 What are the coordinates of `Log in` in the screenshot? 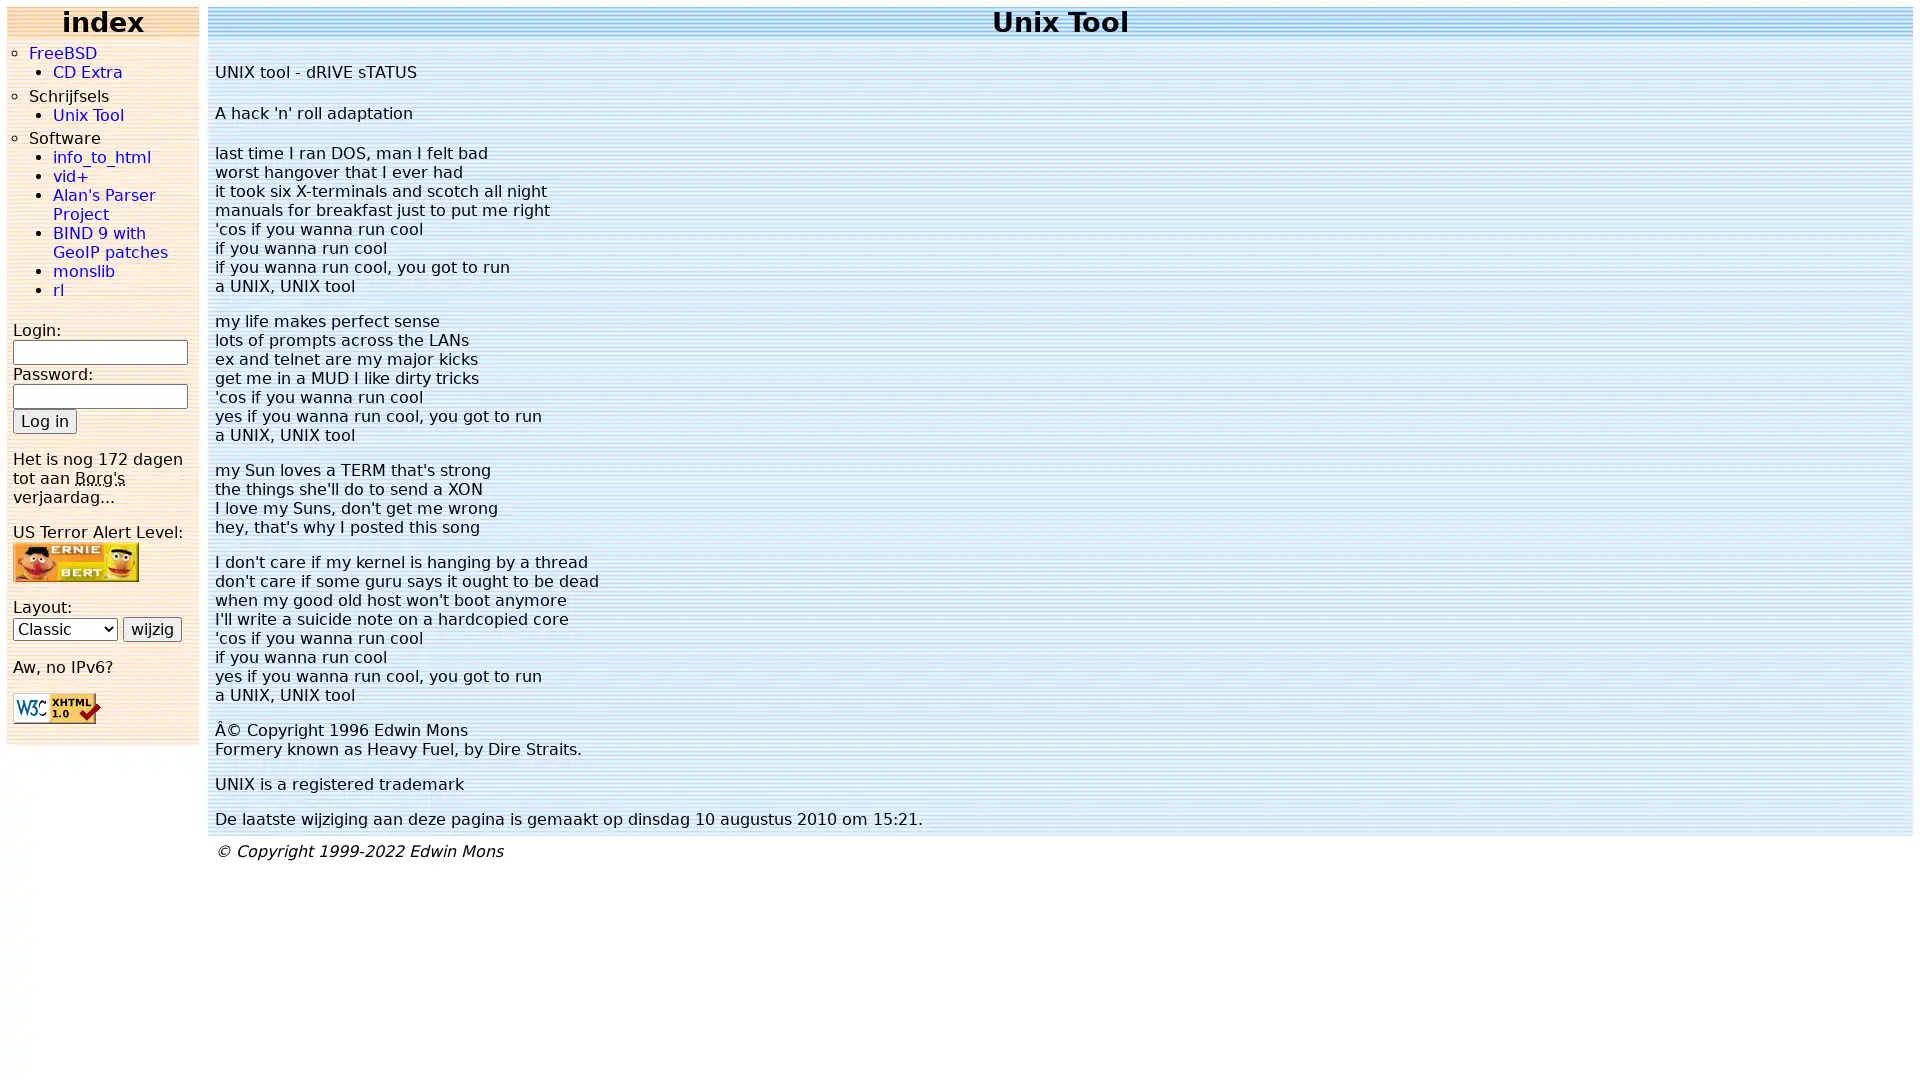 It's located at (44, 419).